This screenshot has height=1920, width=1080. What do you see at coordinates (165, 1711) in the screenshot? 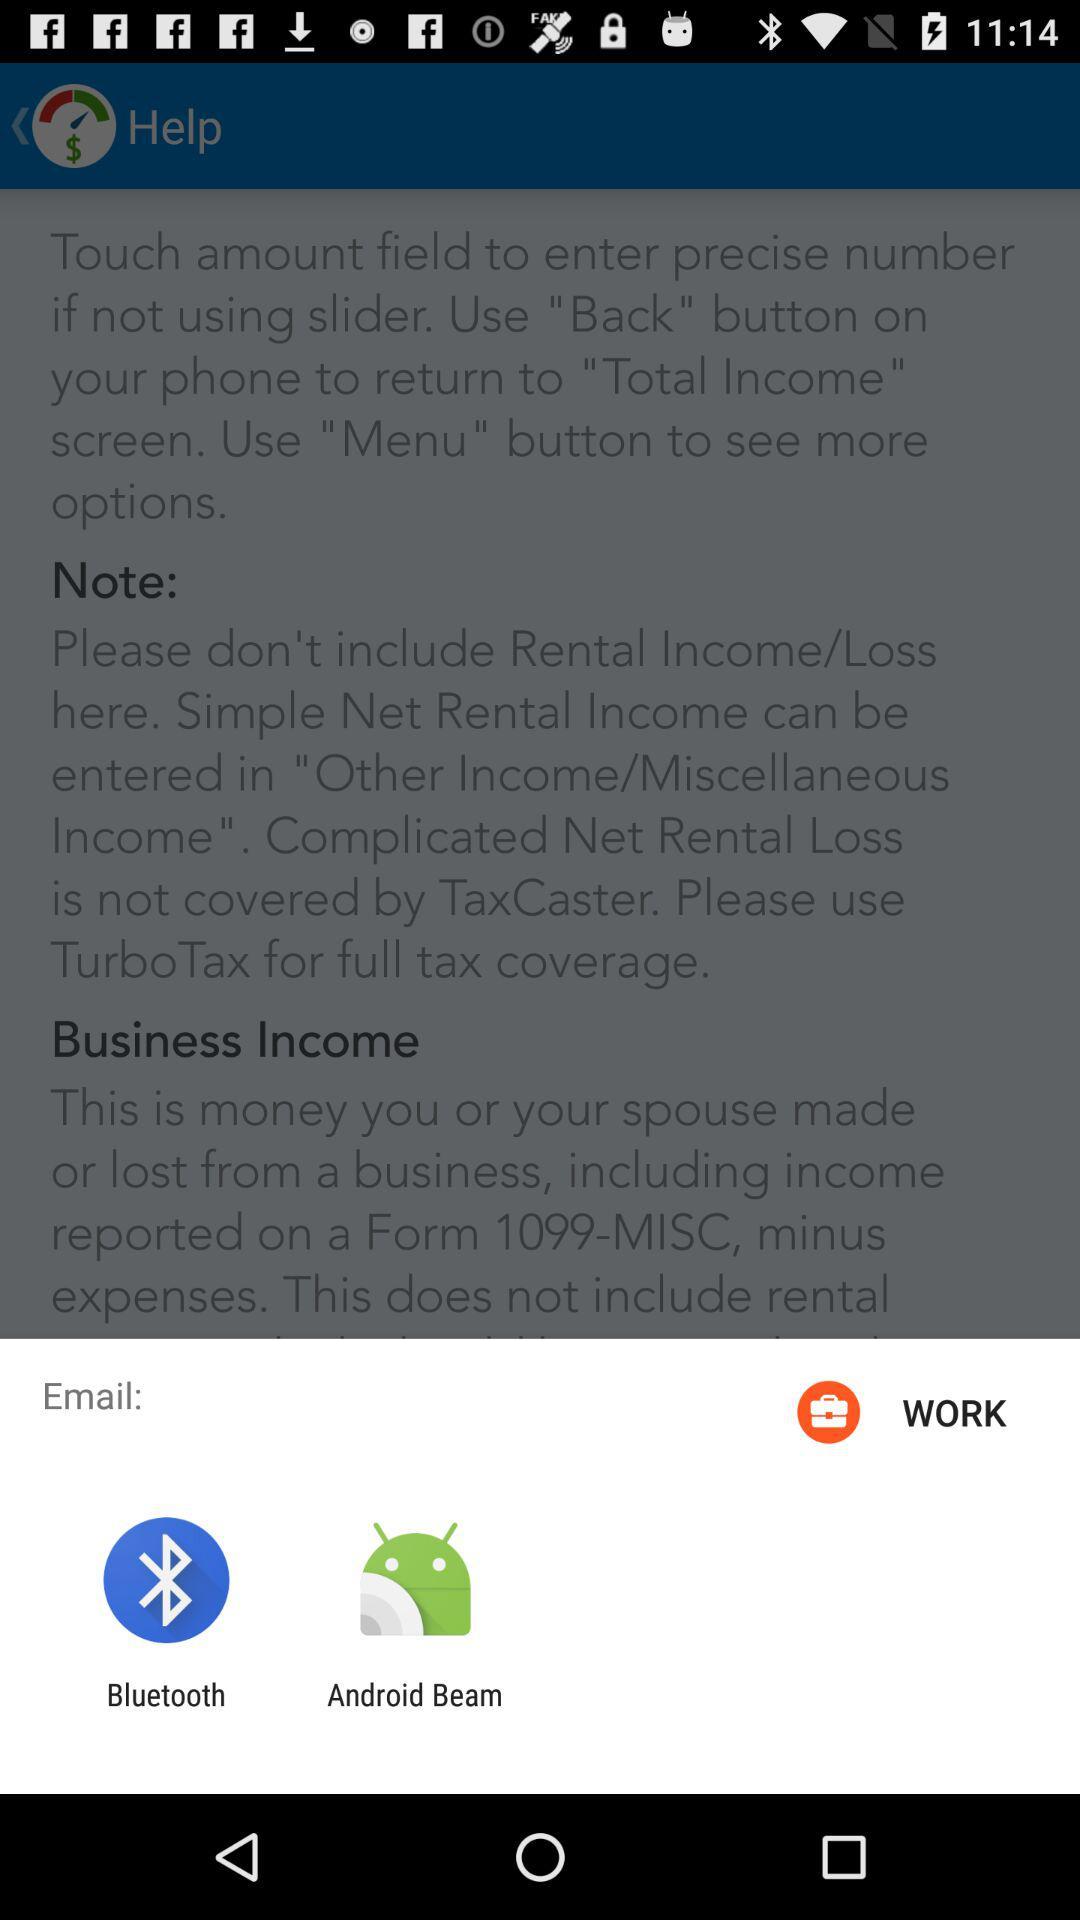
I see `app to the left of android beam` at bounding box center [165, 1711].